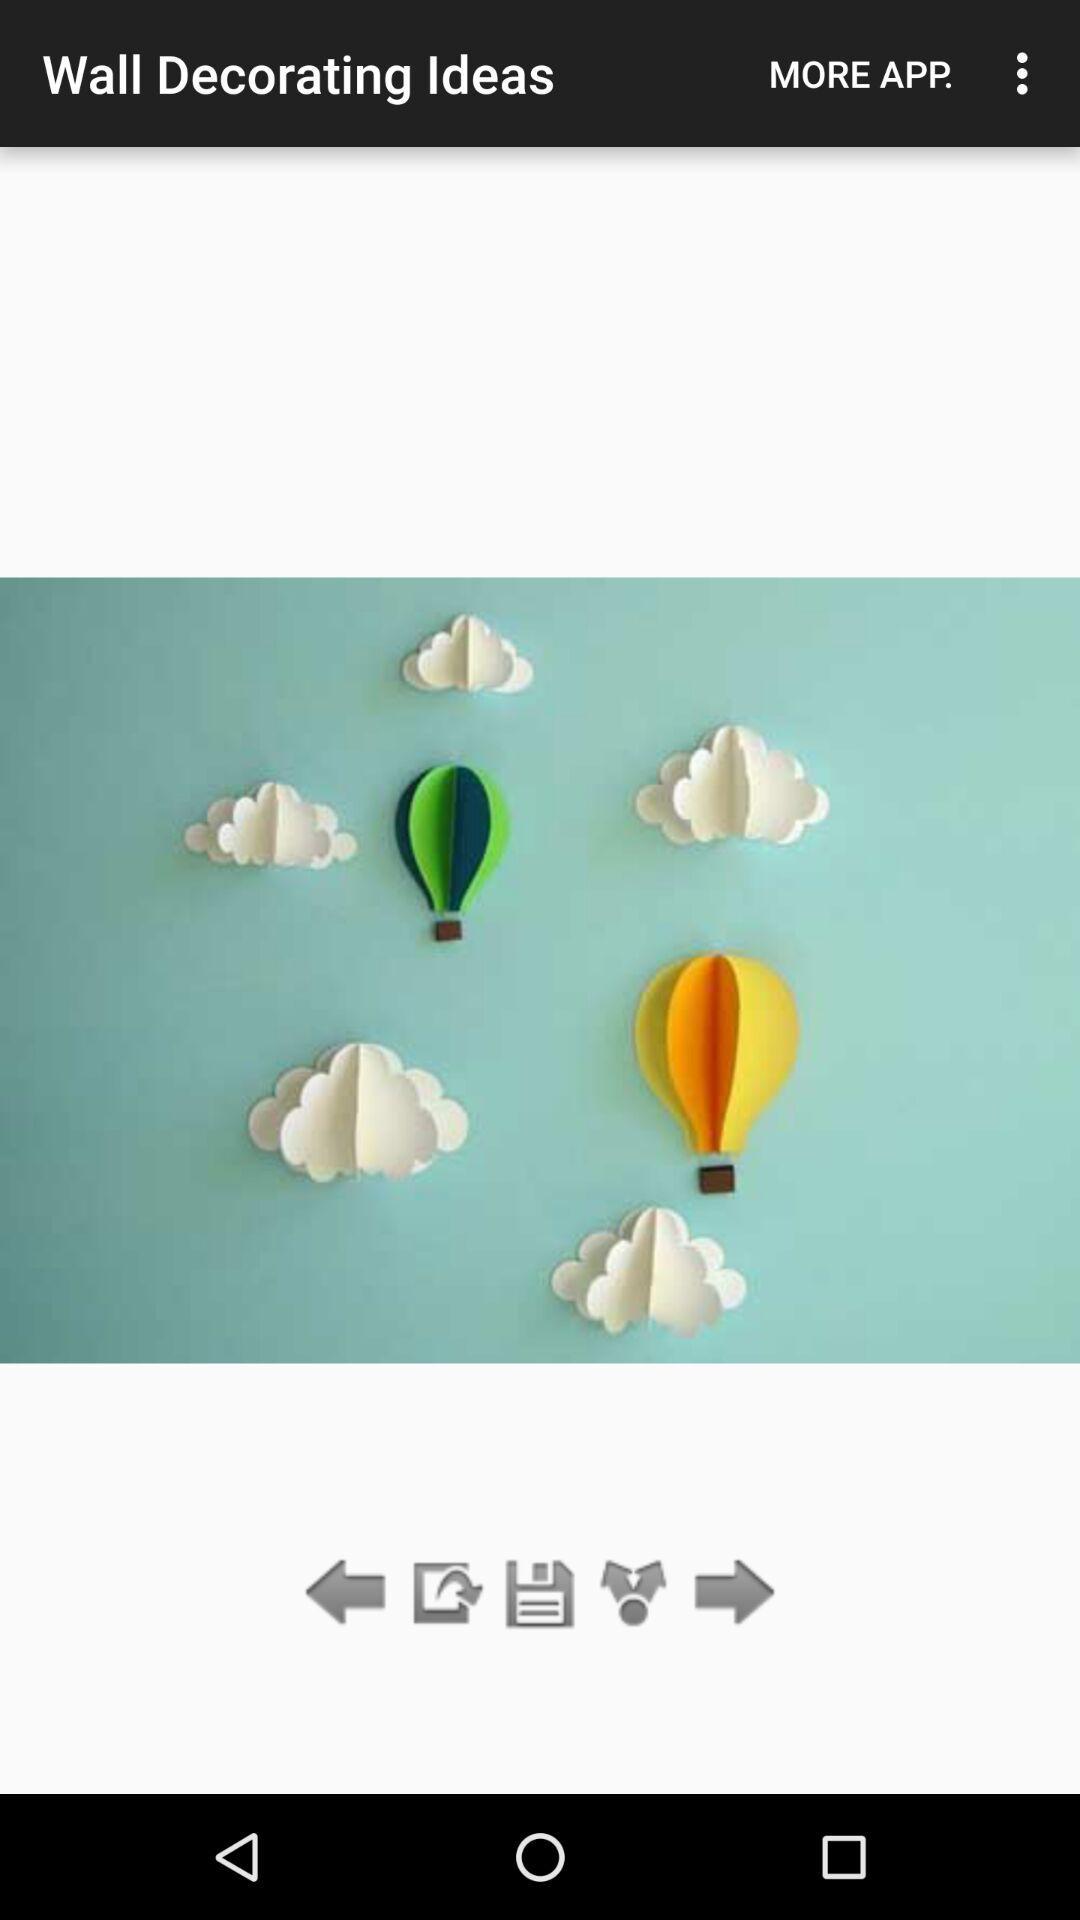 Image resolution: width=1080 pixels, height=1920 pixels. Describe the element at coordinates (540, 1593) in the screenshot. I see `the save icon` at that location.